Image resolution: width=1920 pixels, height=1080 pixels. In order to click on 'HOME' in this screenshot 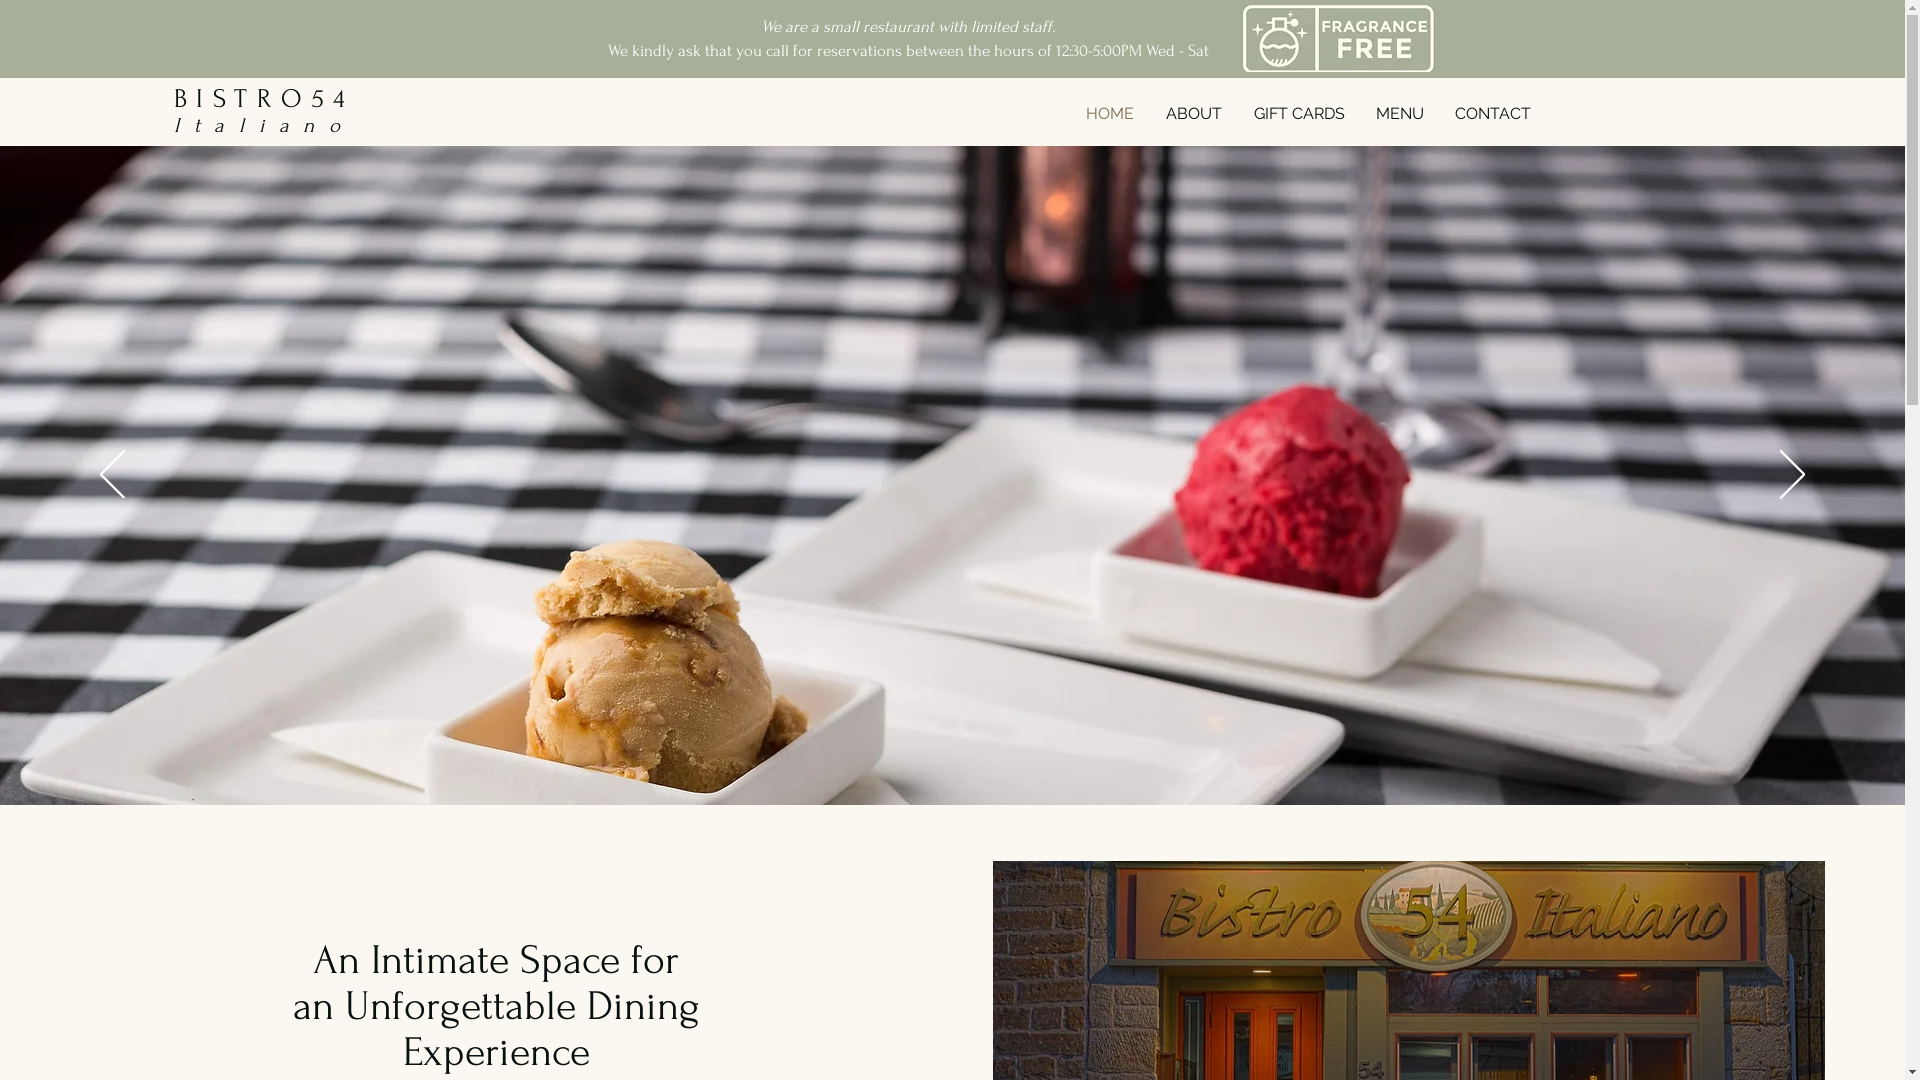, I will do `click(1107, 114)`.